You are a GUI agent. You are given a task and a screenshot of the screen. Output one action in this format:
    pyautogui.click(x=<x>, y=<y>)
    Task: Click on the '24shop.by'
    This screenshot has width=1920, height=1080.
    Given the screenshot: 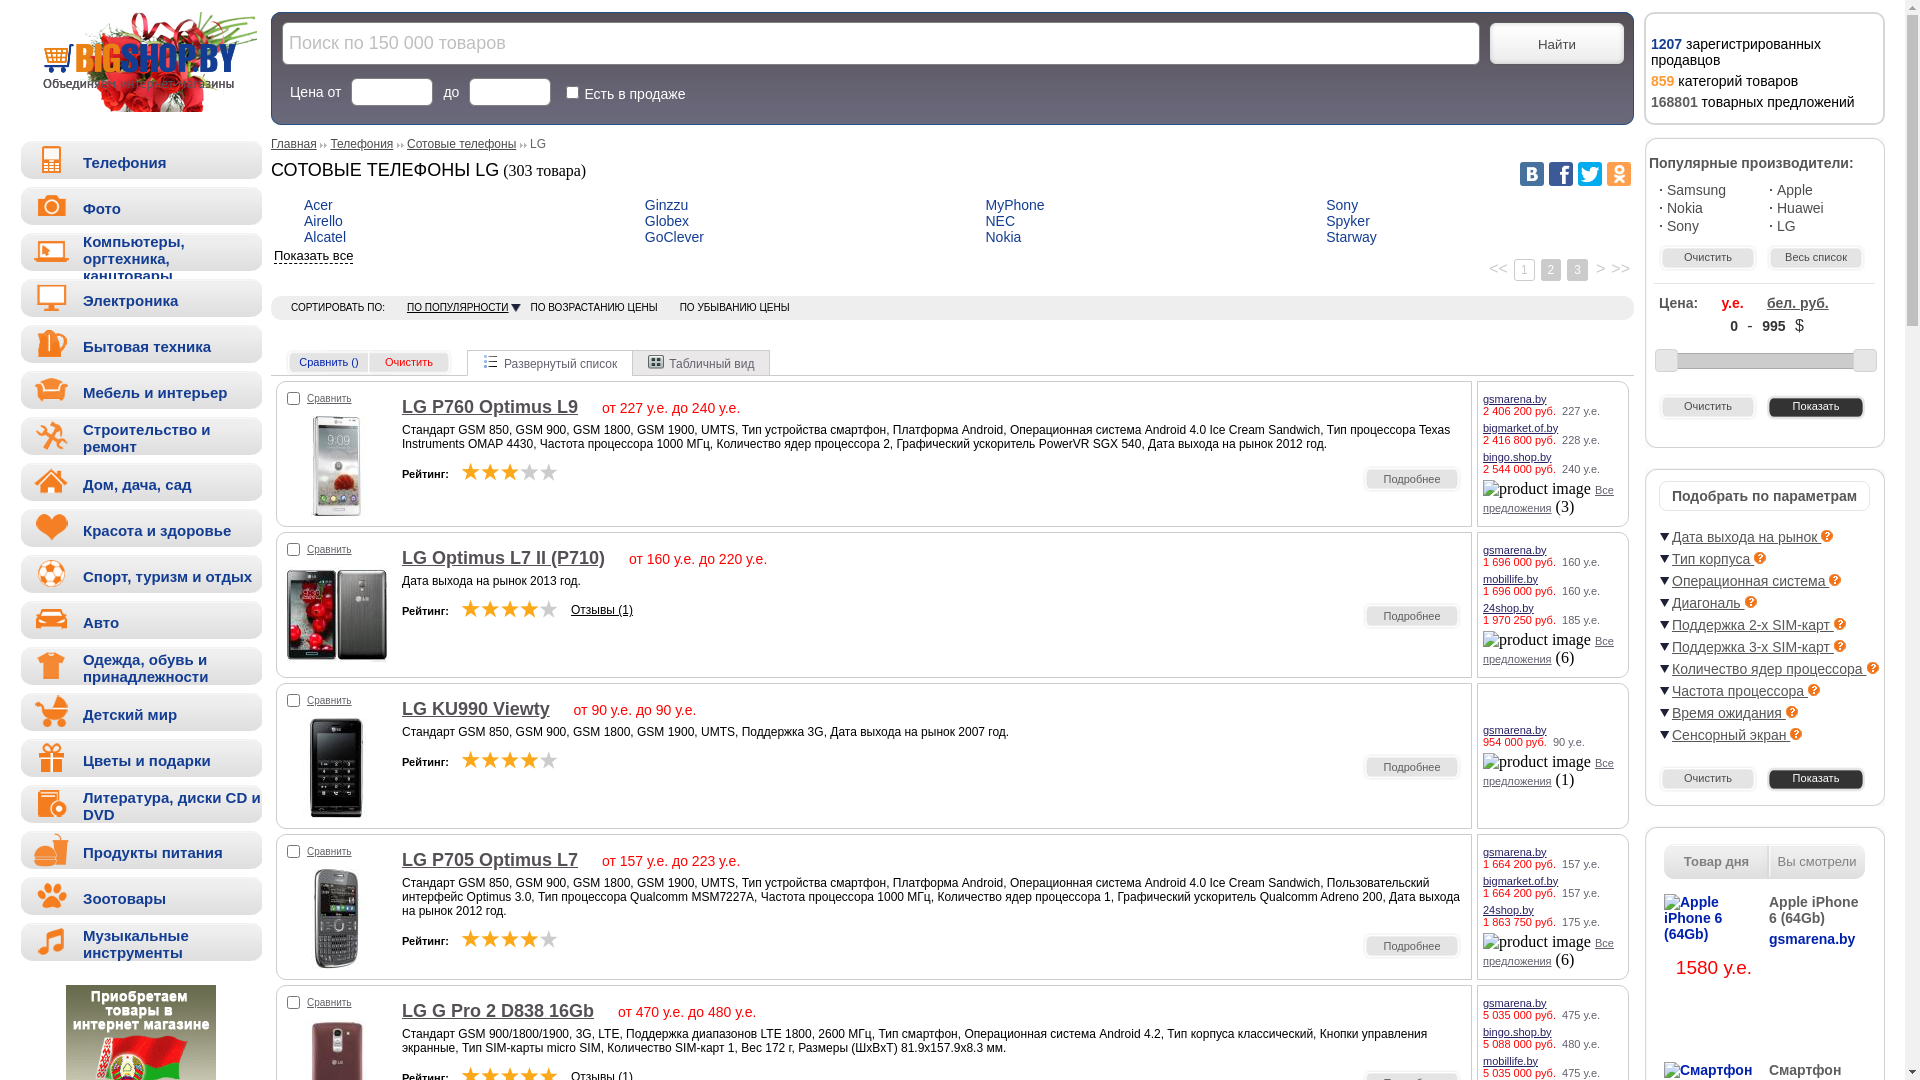 What is the action you would take?
    pyautogui.click(x=1508, y=910)
    